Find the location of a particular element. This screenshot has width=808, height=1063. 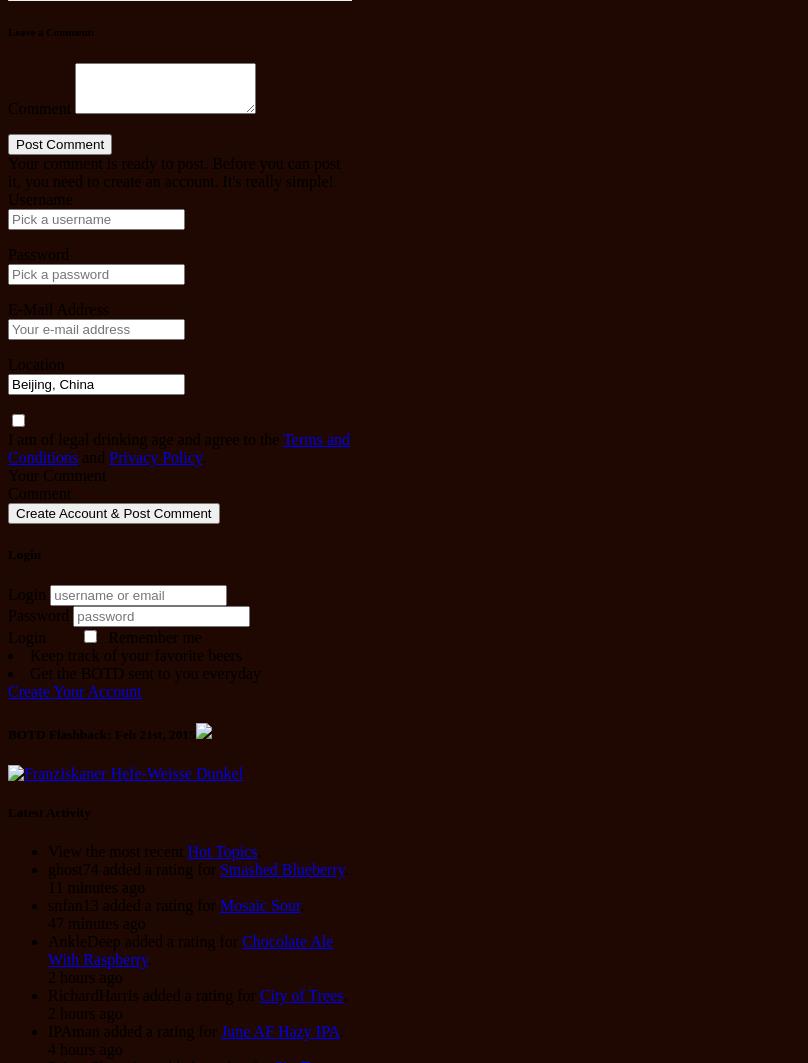

'Your Comment' is located at coordinates (56, 475).